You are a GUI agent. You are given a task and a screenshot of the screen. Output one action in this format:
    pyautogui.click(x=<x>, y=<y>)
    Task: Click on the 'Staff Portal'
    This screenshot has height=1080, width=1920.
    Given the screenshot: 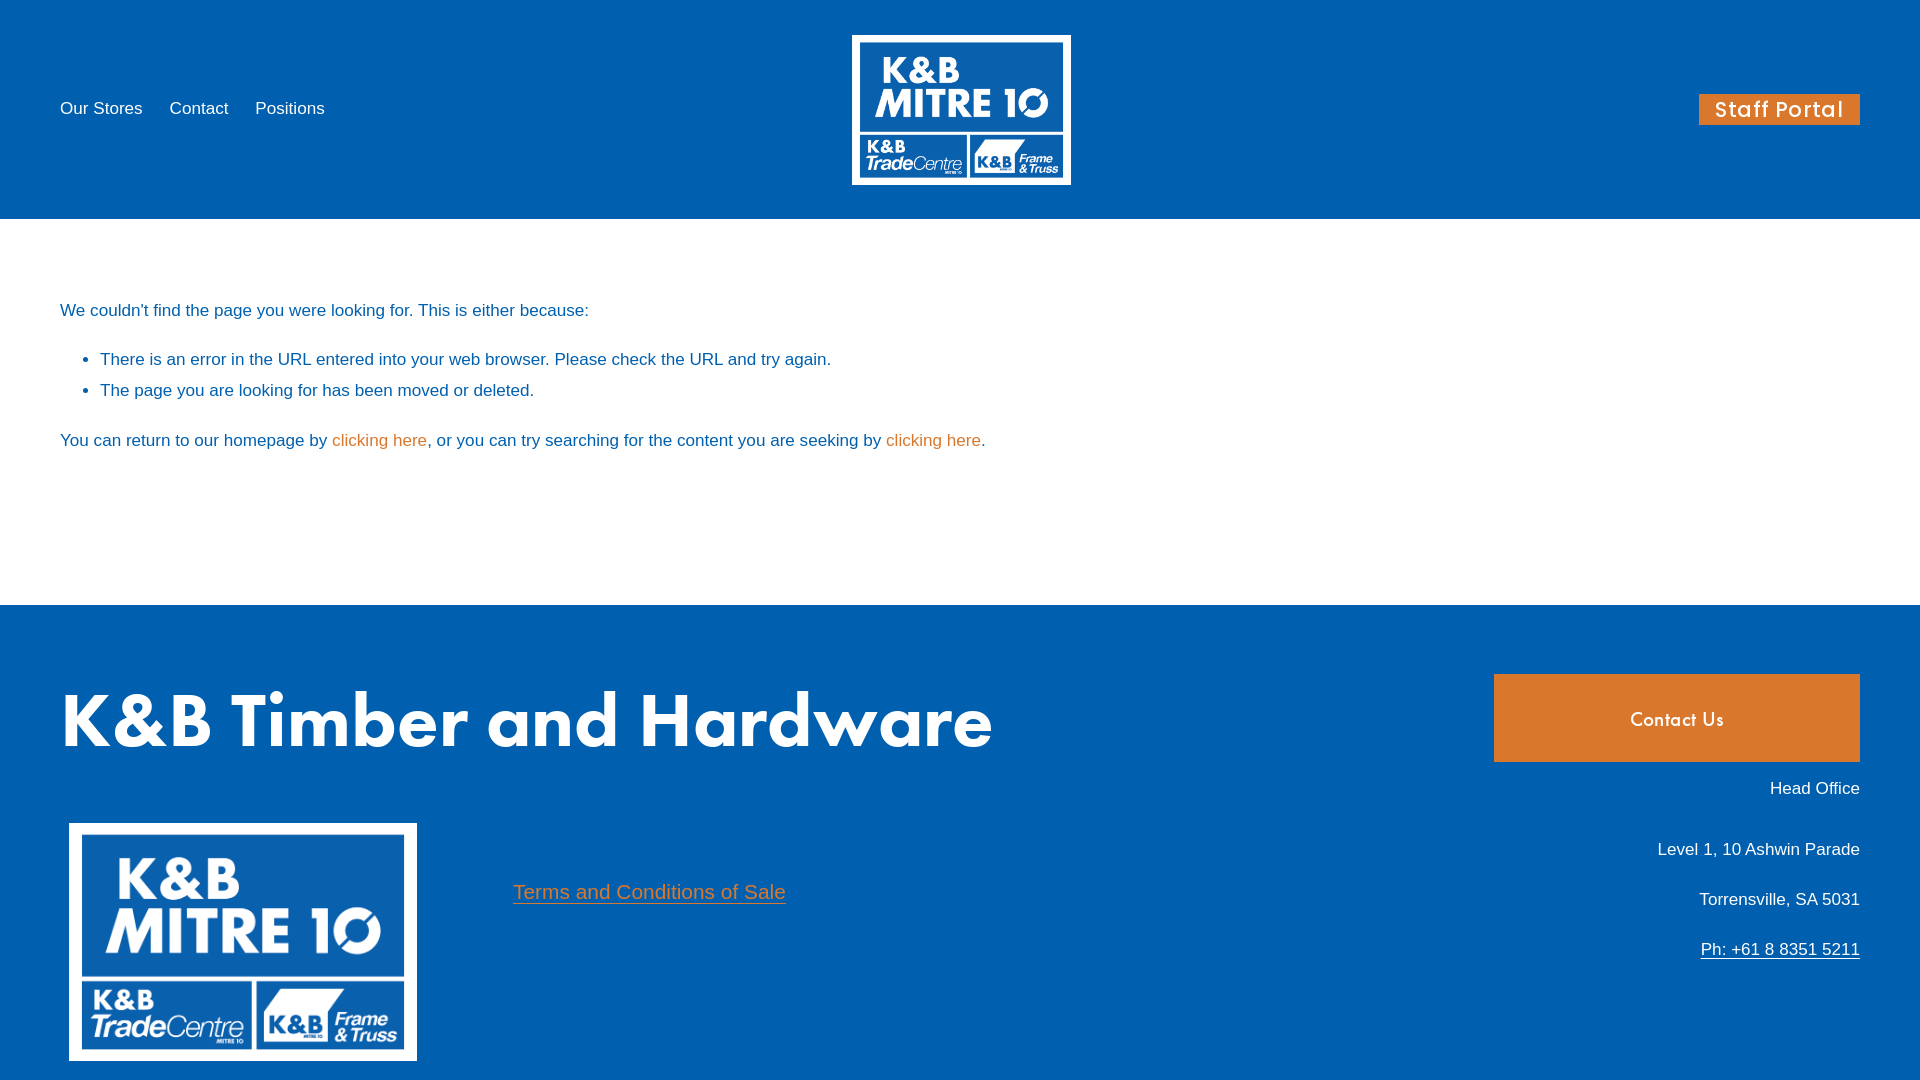 What is the action you would take?
    pyautogui.click(x=1779, y=109)
    